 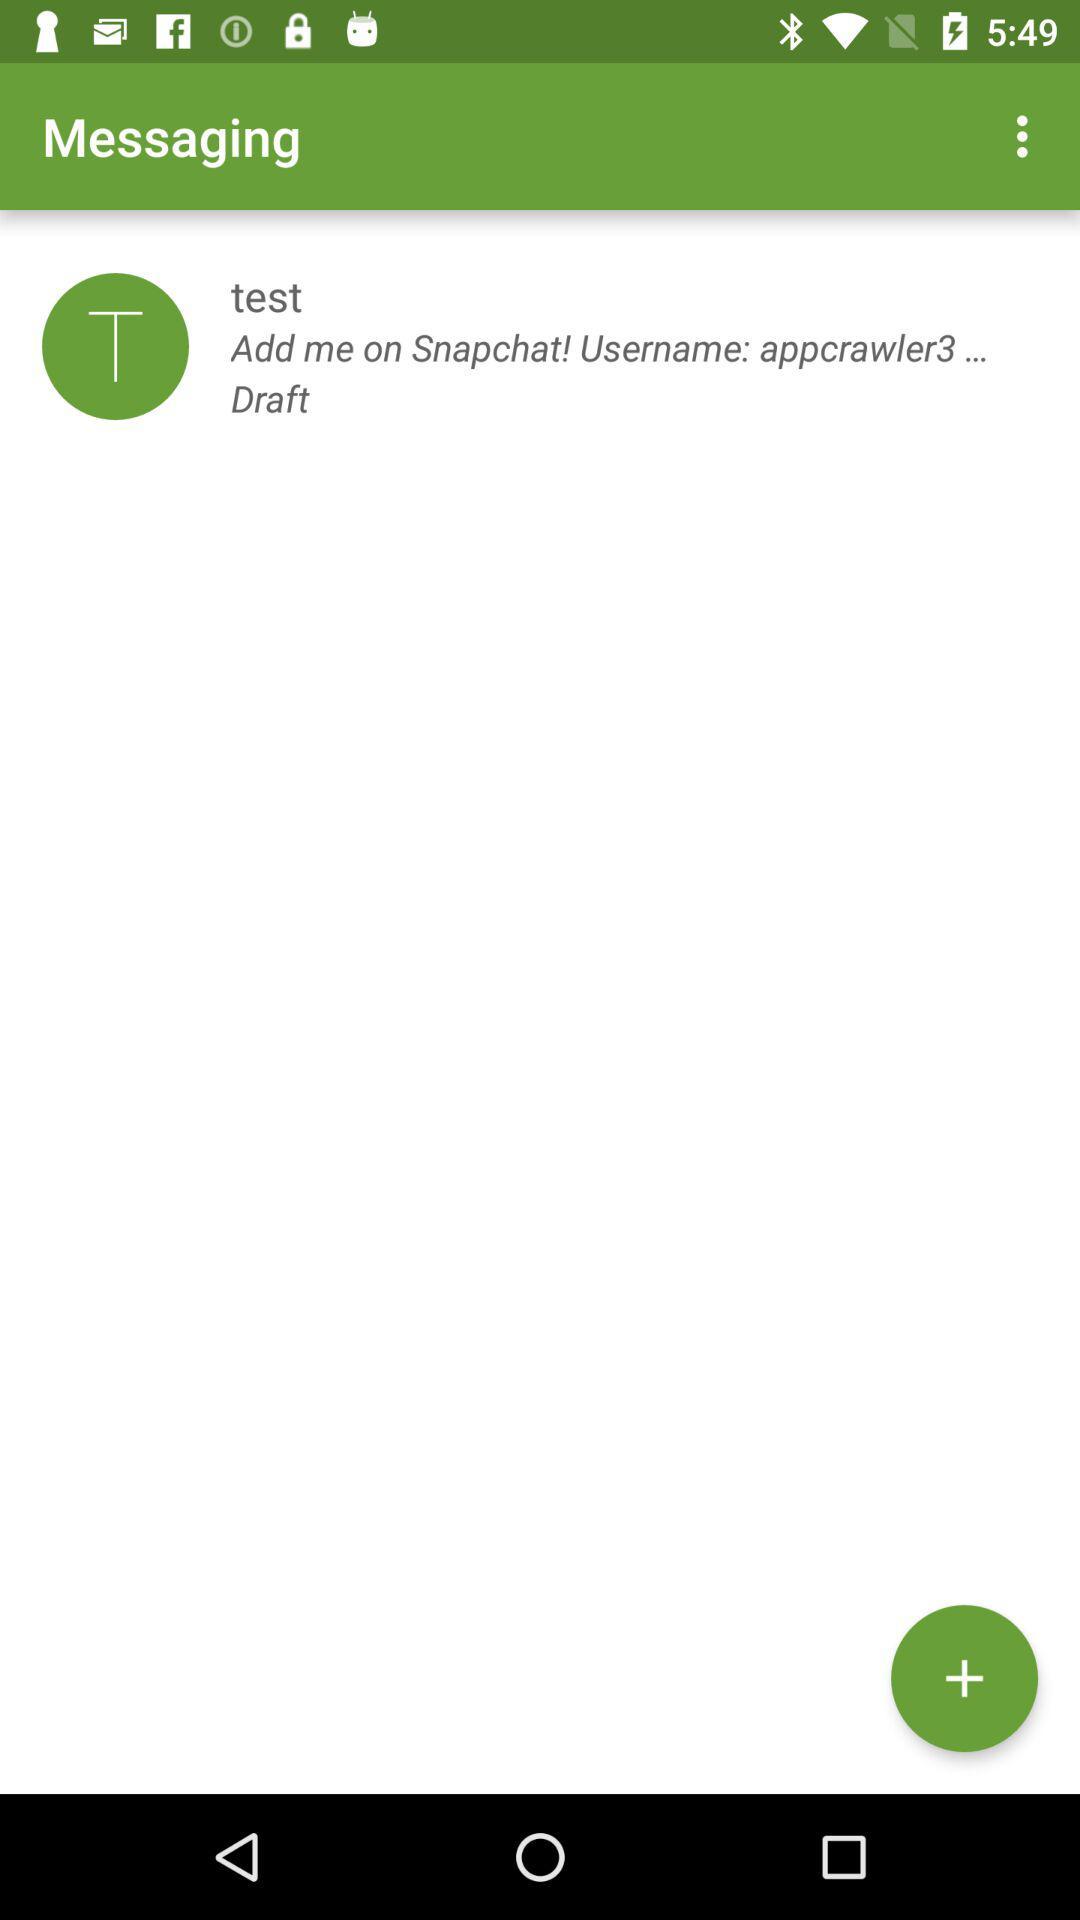 I want to click on the item above the test, so click(x=1027, y=135).